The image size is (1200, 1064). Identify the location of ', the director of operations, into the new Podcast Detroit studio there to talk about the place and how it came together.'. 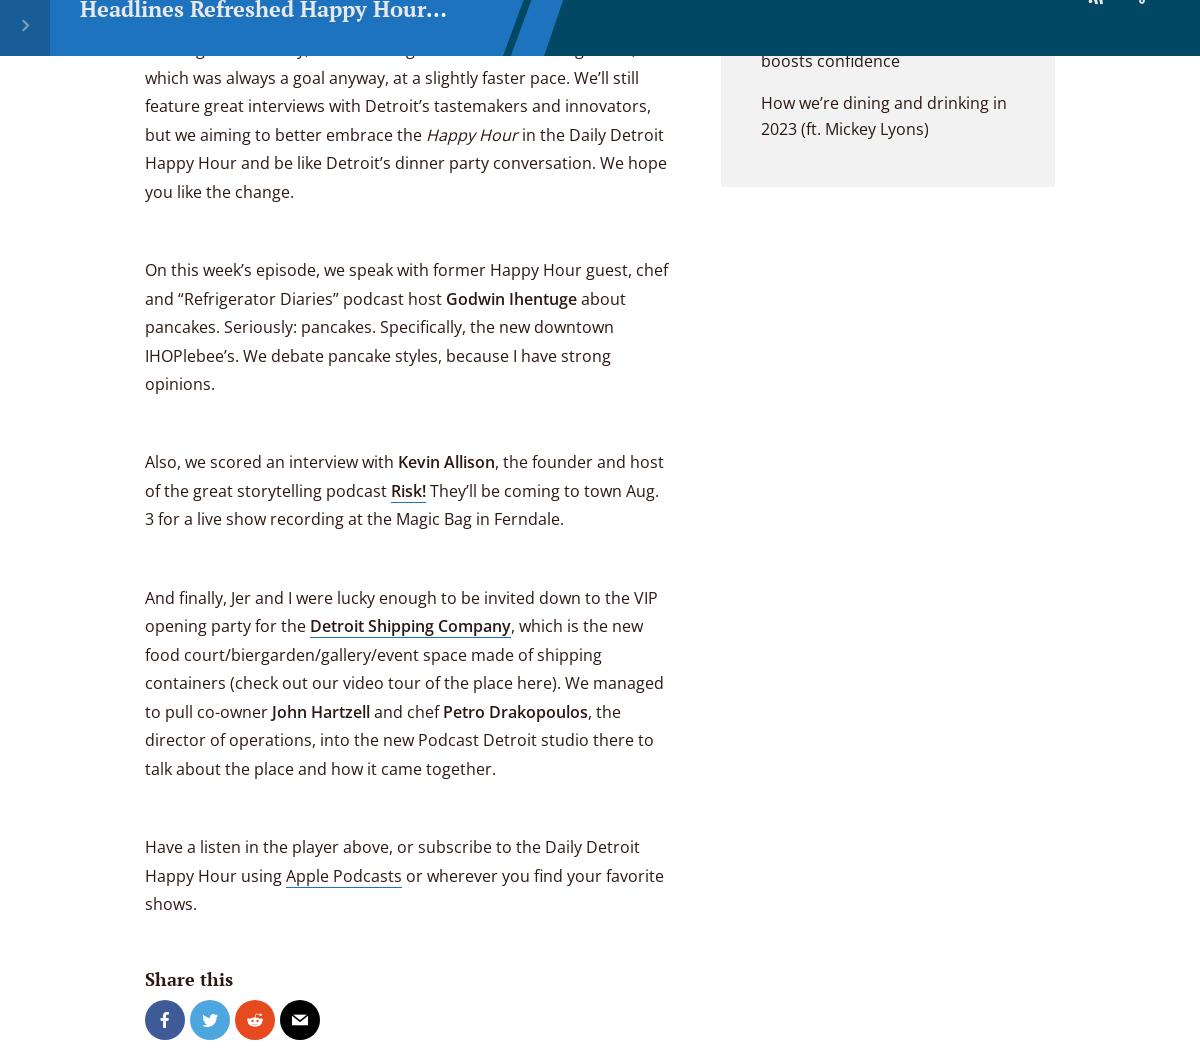
(399, 739).